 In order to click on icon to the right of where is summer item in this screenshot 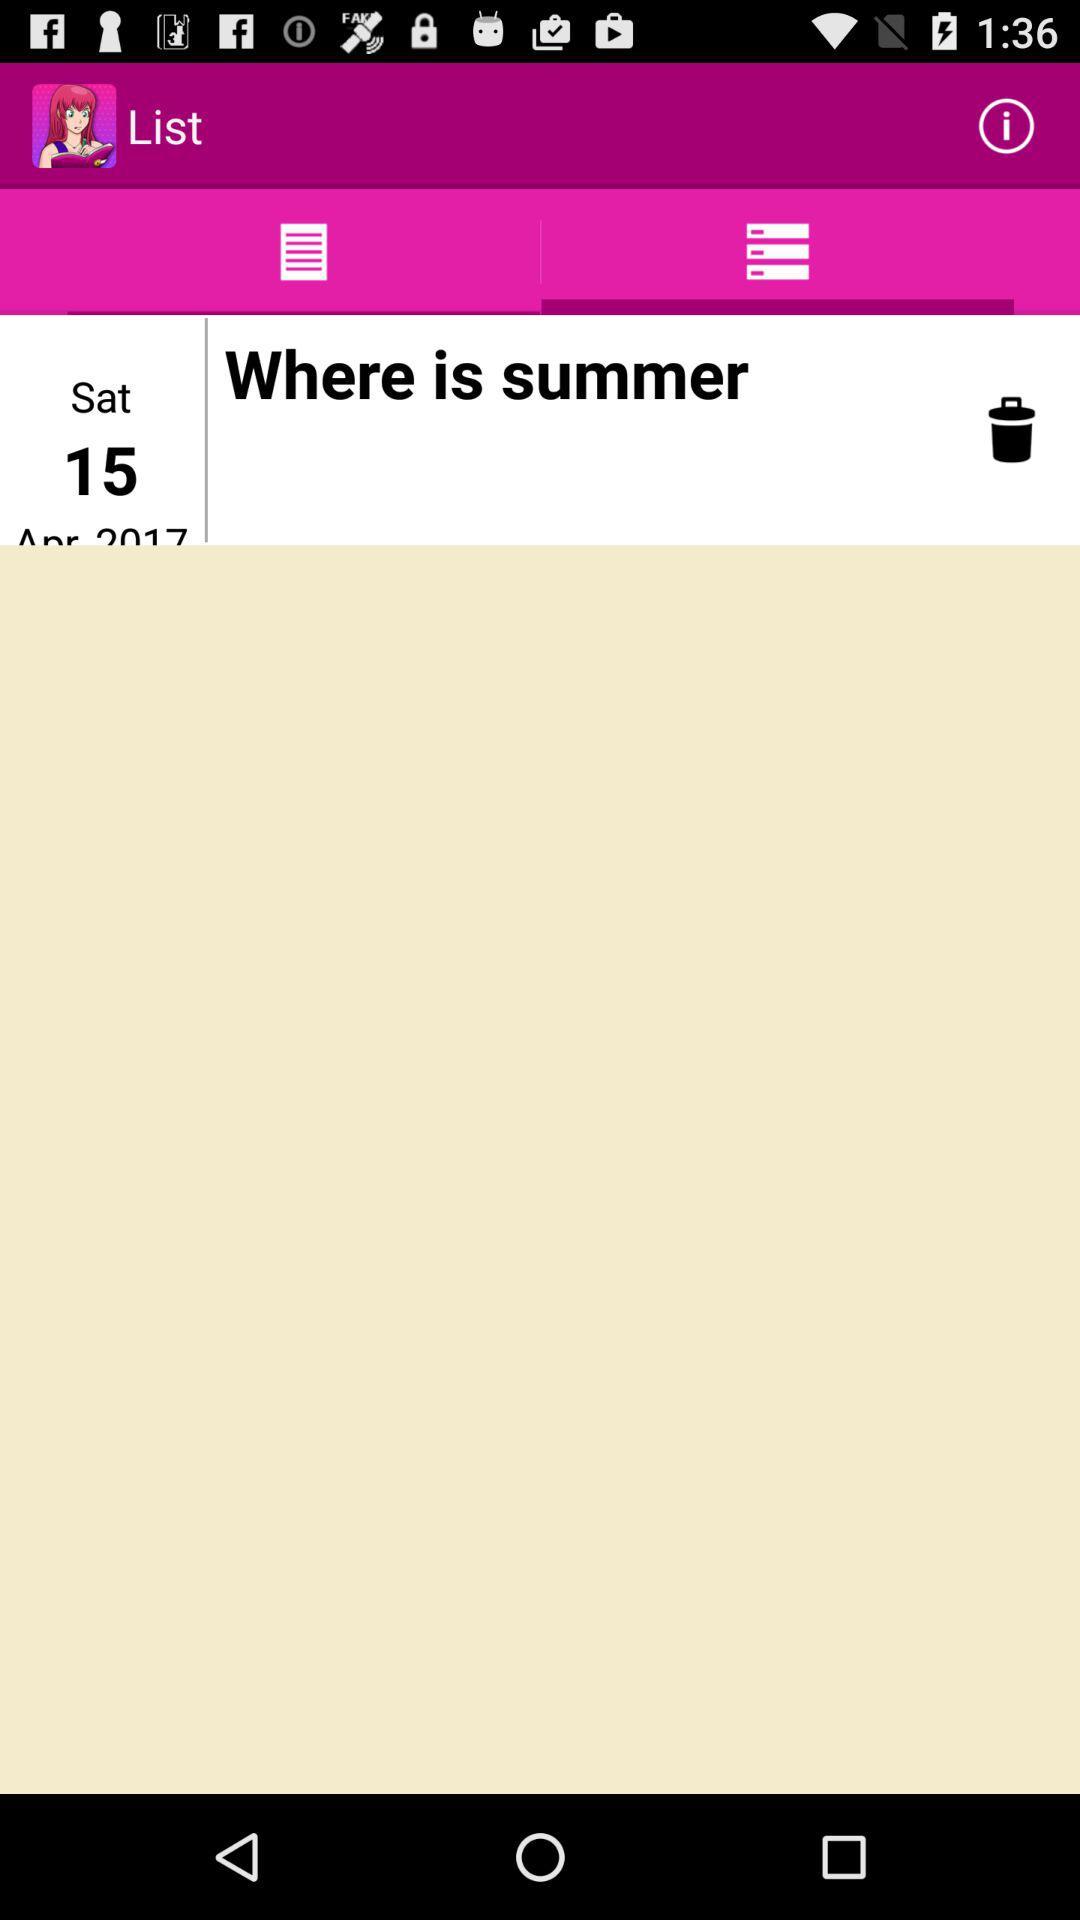, I will do `click(1011, 428)`.